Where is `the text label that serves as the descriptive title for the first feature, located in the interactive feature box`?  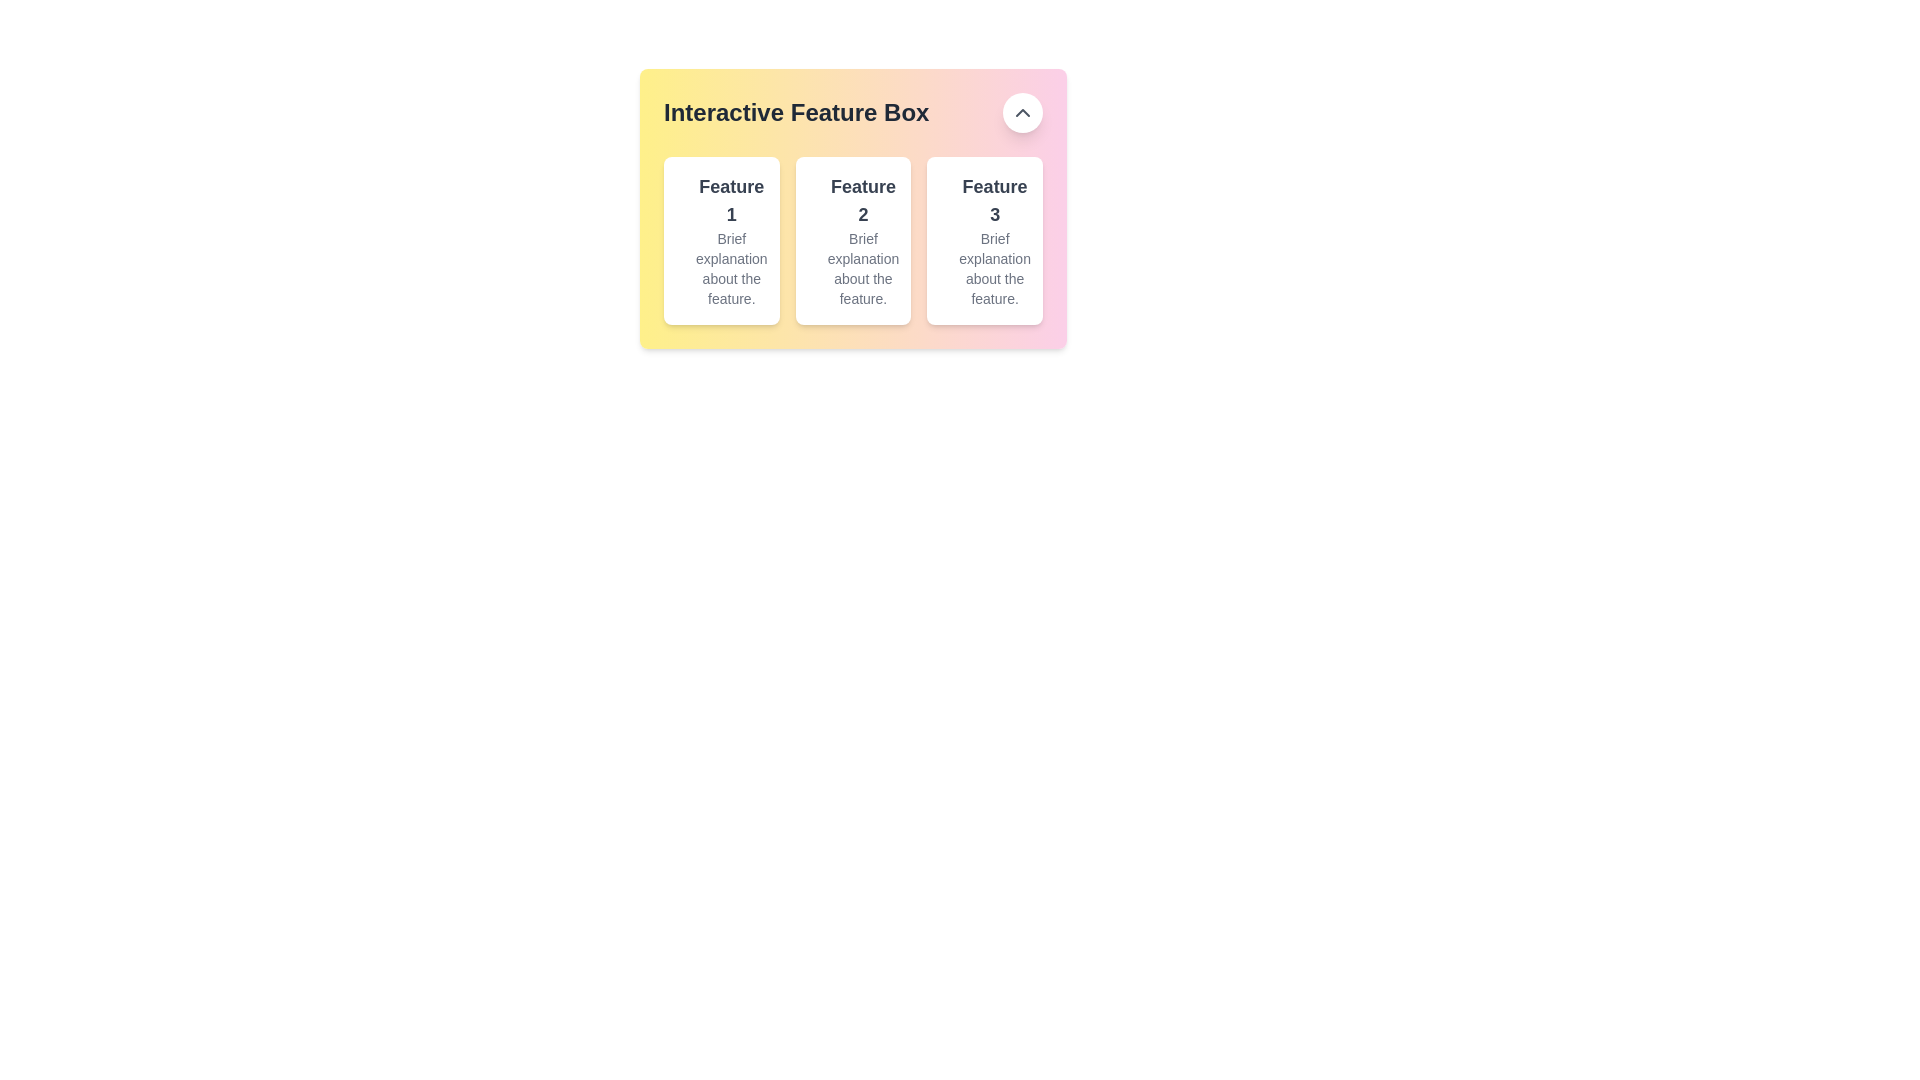 the text label that serves as the descriptive title for the first feature, located in the interactive feature box is located at coordinates (730, 200).